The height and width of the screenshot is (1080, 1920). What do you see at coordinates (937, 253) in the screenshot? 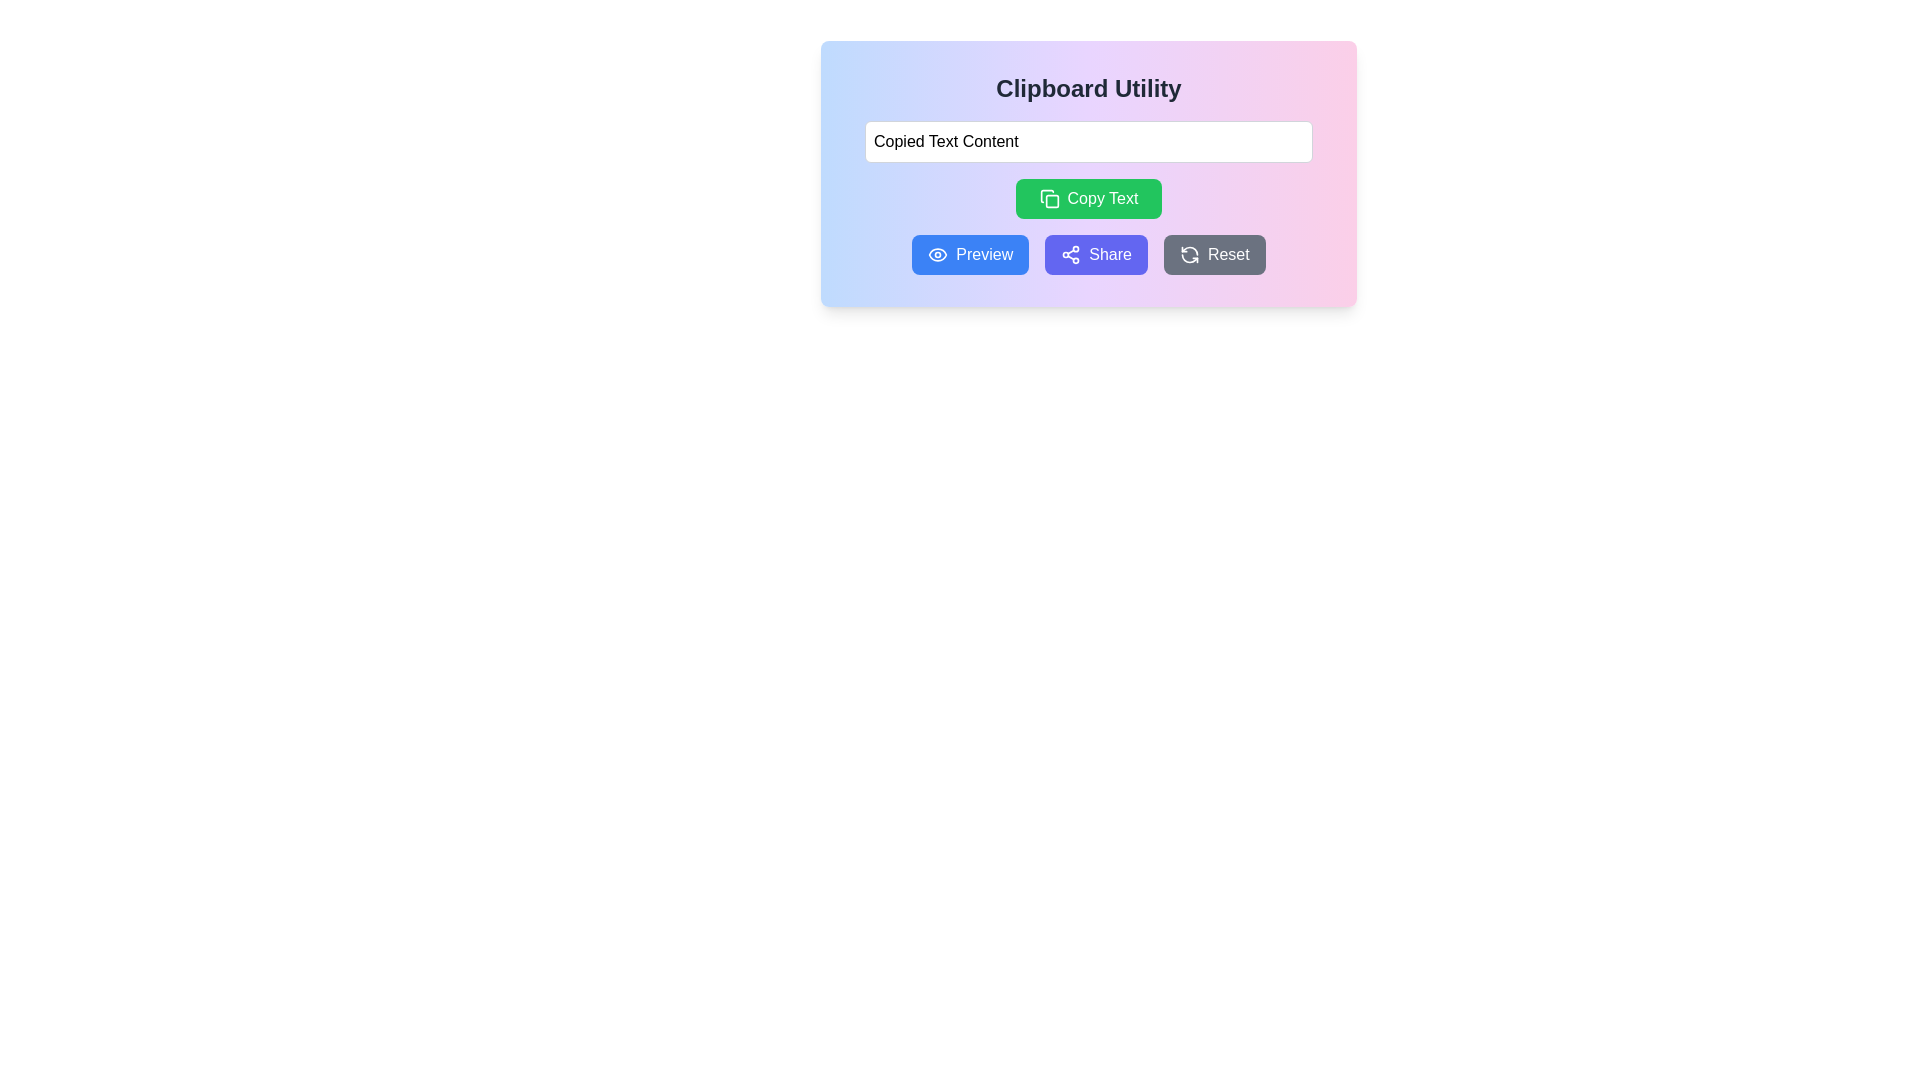
I see `the blue-filled eye contour element within the SVG icon located on the left side of the button group labeled 'Preview', 'Share', and 'Reset'` at bounding box center [937, 253].